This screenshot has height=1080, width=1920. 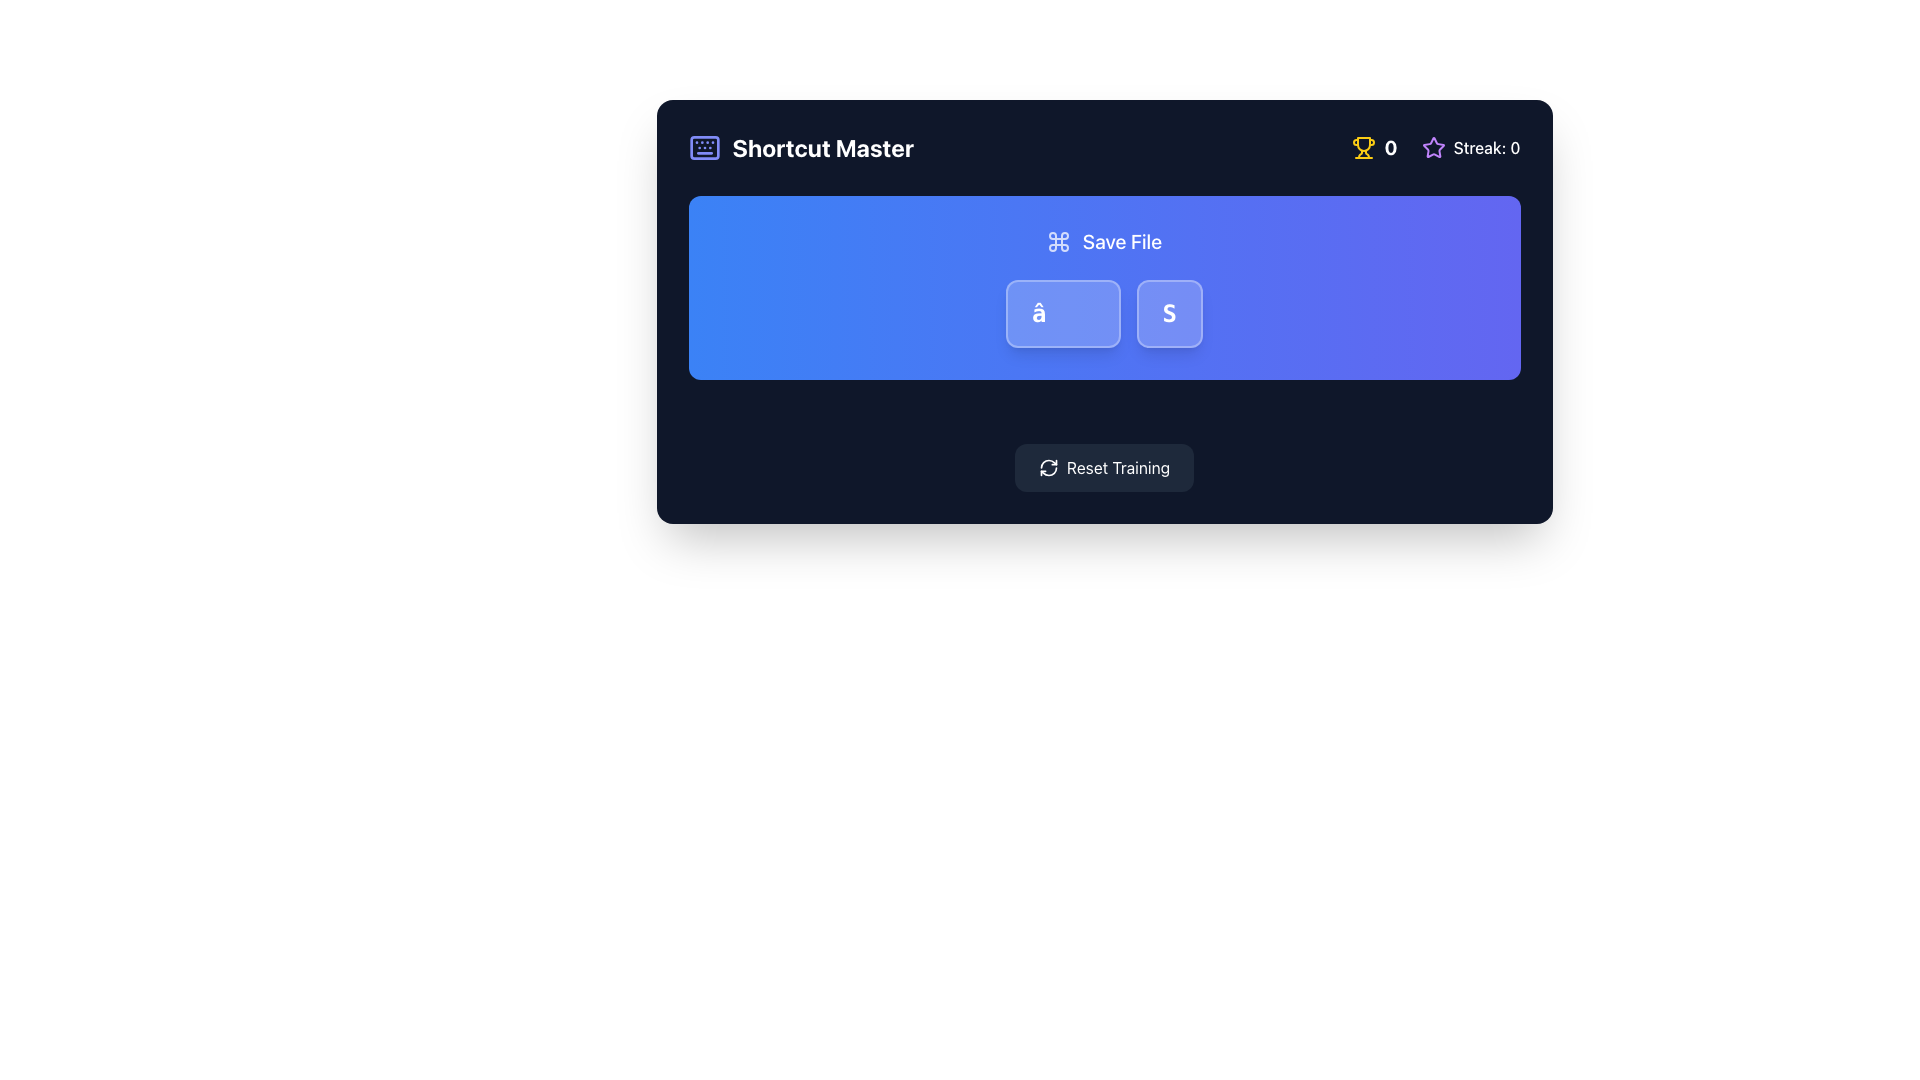 I want to click on the header element displaying 'Shortcut Master', which is located in the top-left corner of the blue background section and is distinct due to its unique content and styling, so click(x=823, y=146).